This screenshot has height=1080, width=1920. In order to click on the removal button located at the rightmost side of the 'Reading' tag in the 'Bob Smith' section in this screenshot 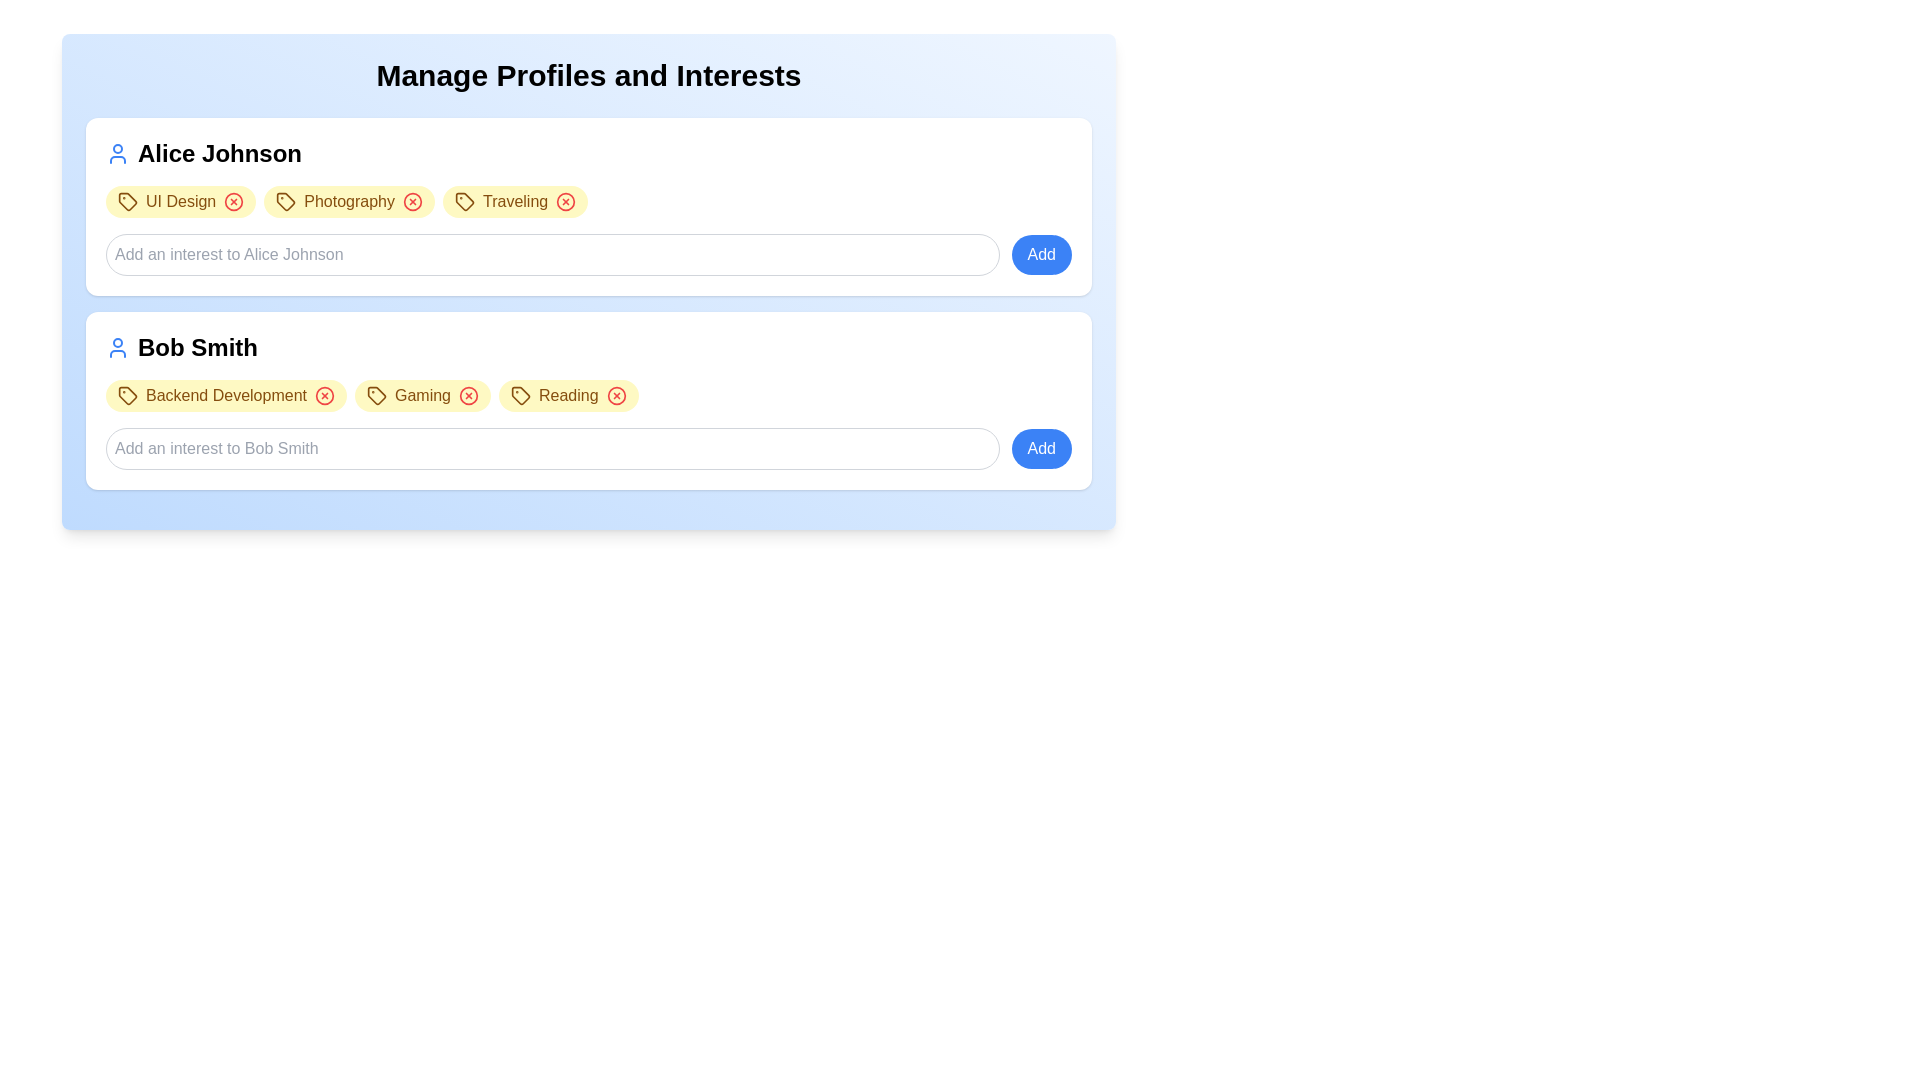, I will do `click(615, 396)`.